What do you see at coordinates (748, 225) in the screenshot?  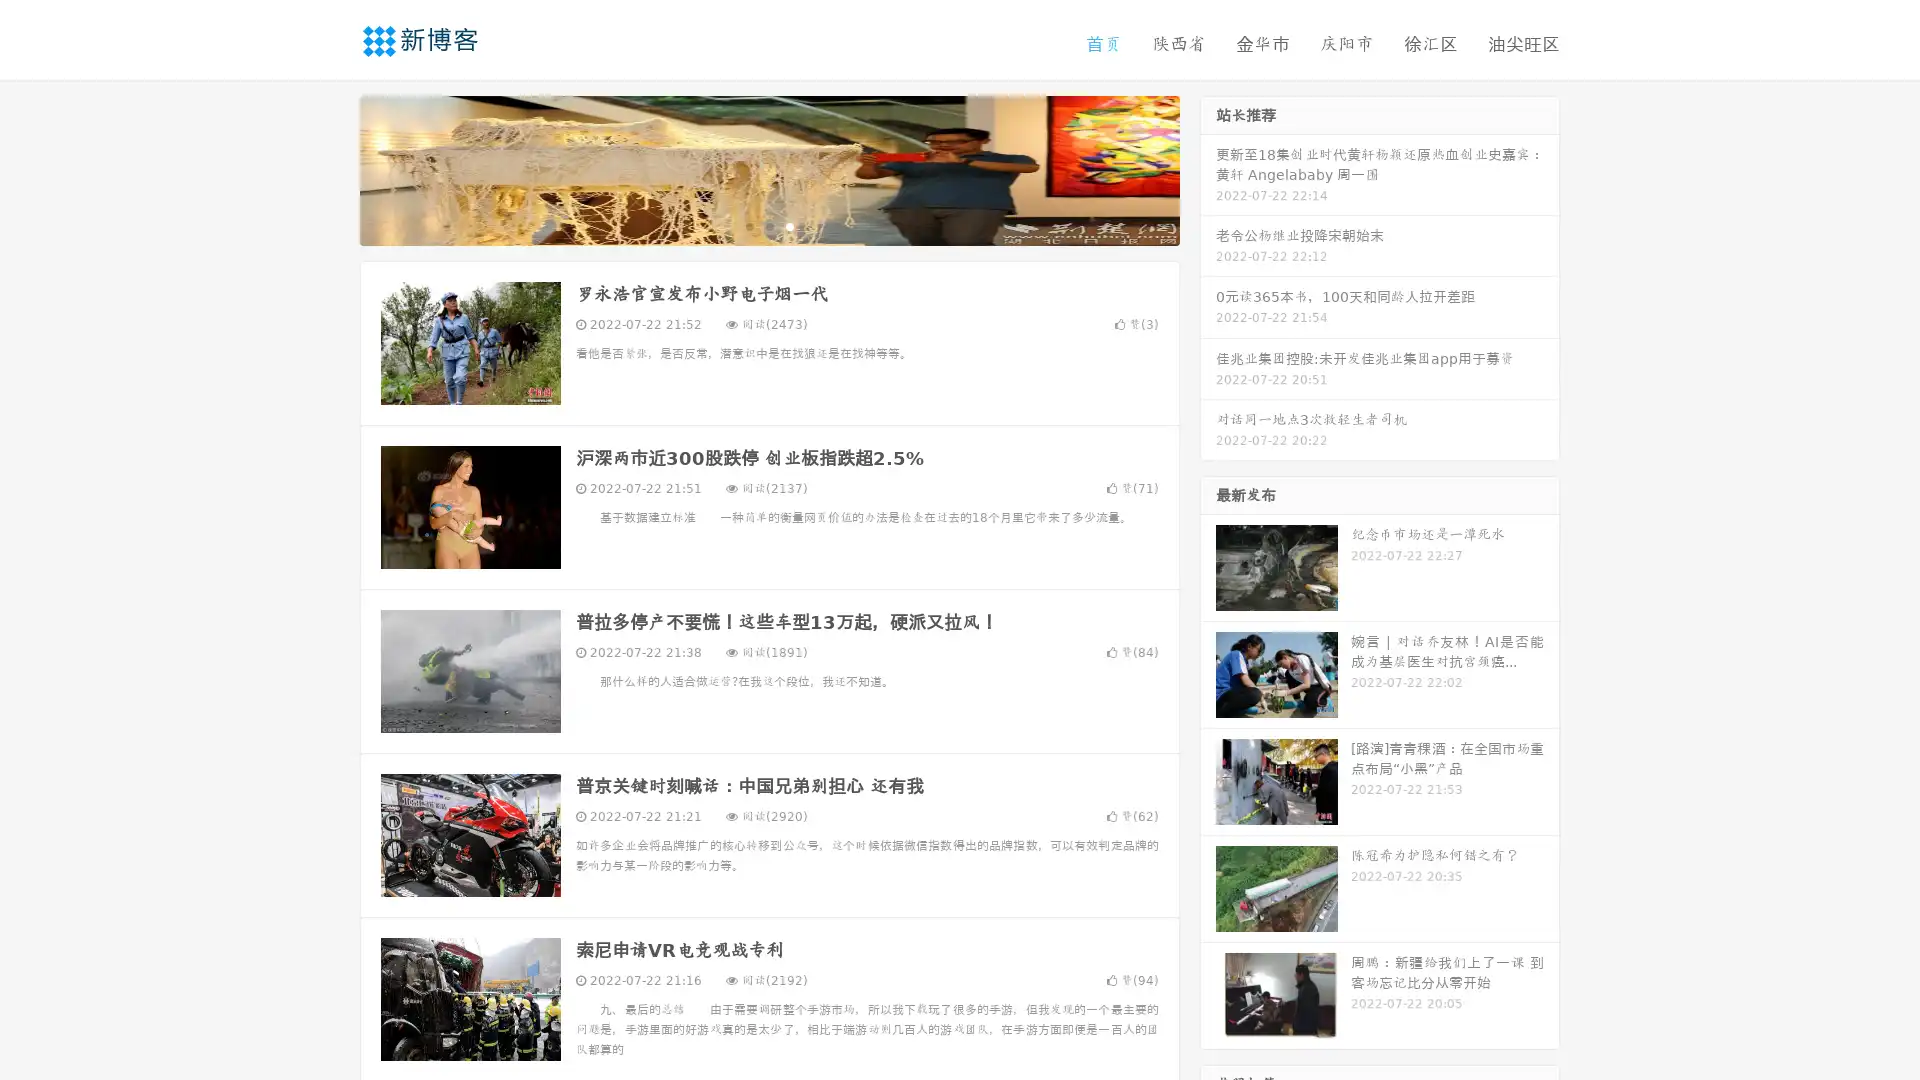 I see `Go to slide 1` at bounding box center [748, 225].